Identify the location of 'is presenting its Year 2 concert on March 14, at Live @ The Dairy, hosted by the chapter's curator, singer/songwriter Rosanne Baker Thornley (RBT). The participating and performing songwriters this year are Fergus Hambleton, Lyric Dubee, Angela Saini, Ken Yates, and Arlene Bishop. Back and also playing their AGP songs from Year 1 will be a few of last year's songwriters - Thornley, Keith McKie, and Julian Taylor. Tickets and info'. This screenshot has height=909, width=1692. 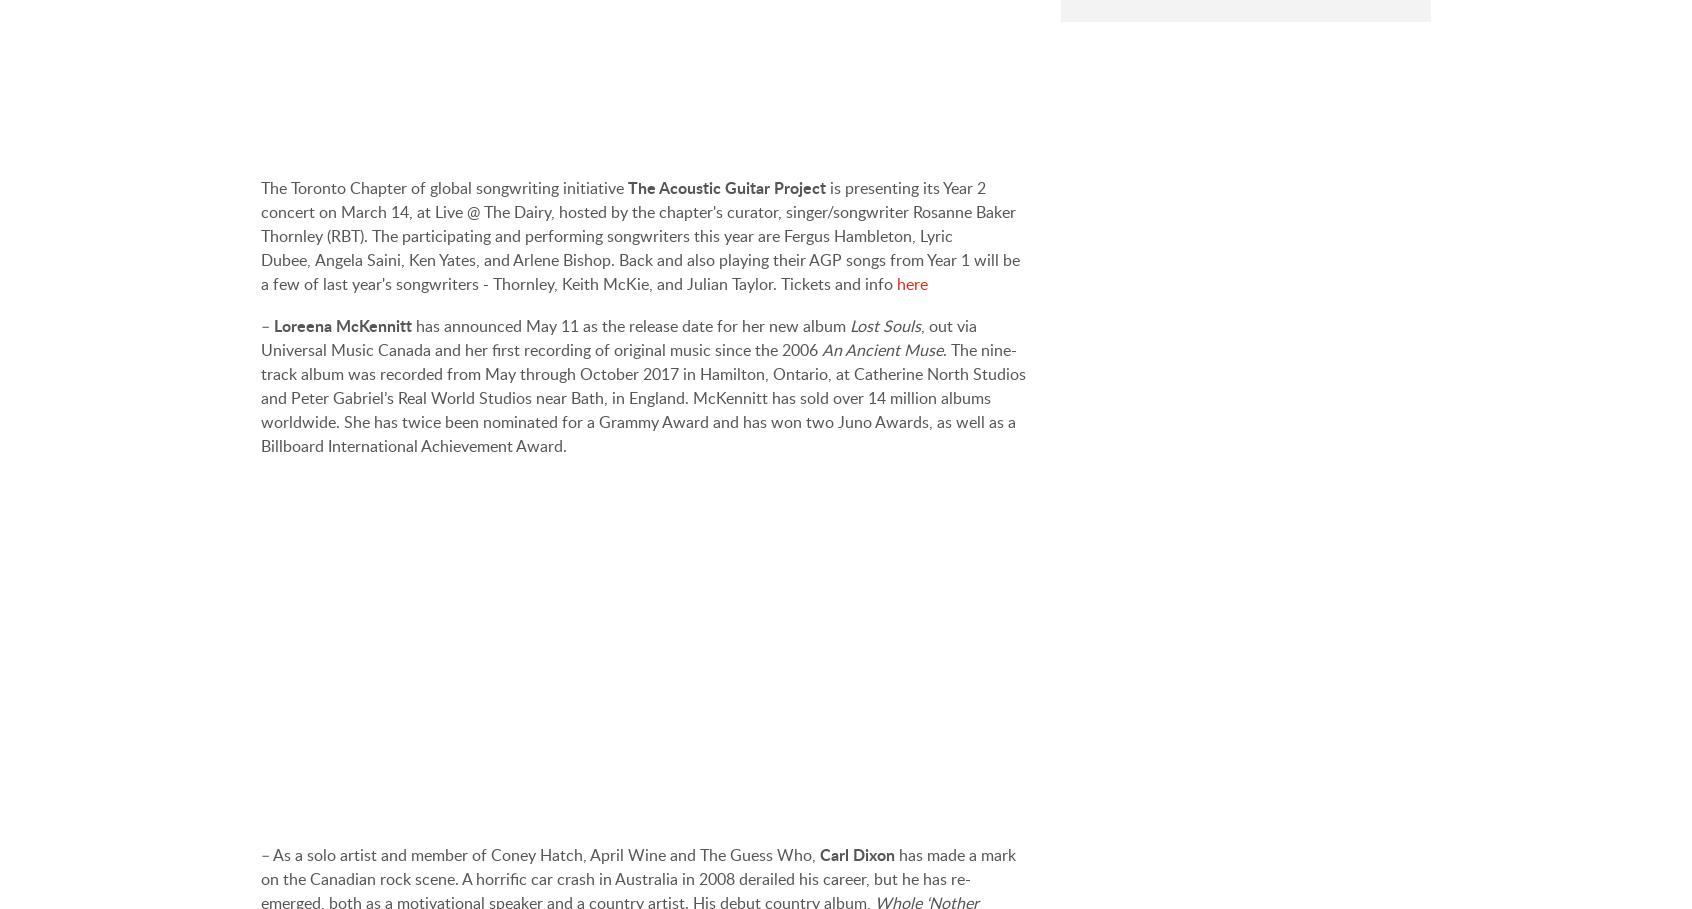
(640, 234).